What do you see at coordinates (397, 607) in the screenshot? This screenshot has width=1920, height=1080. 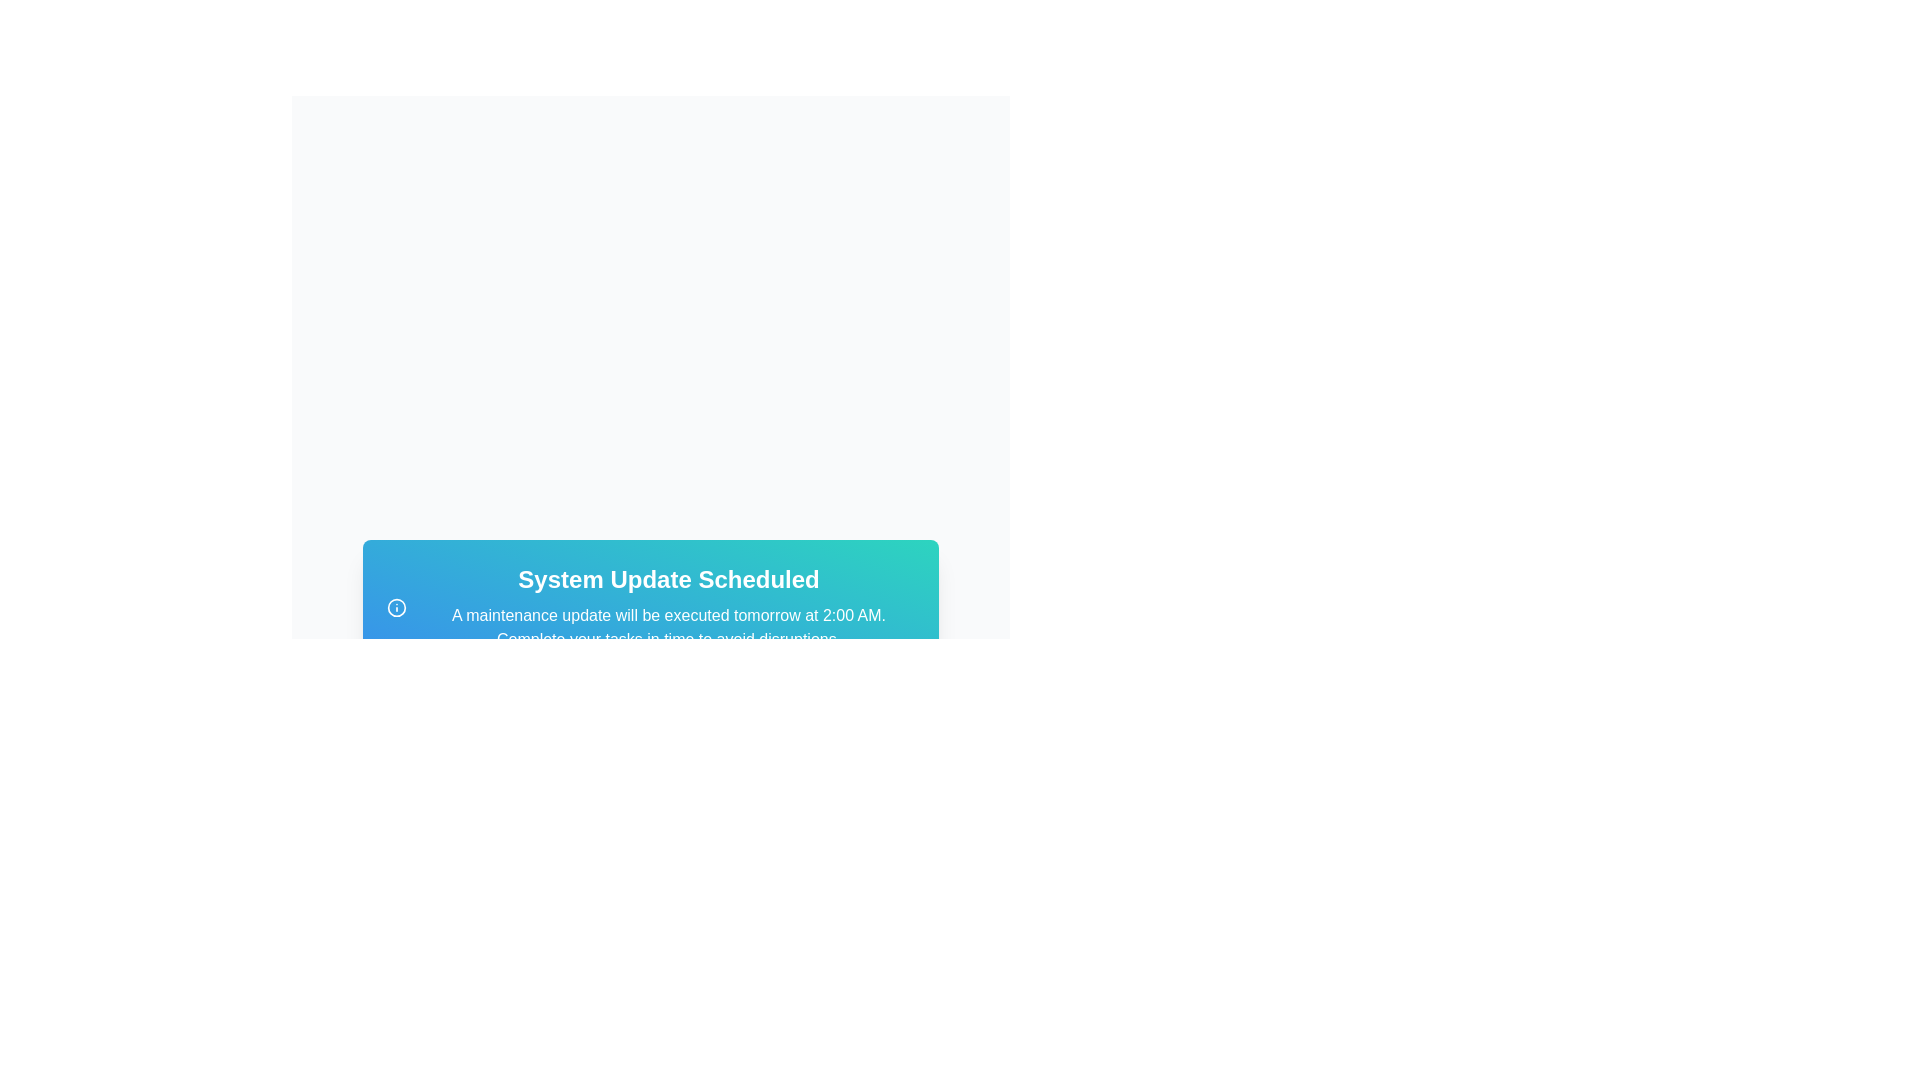 I see `the circular icon with a white outline and a smaller dot inside, located to the left of the 'System Update Scheduled' section` at bounding box center [397, 607].